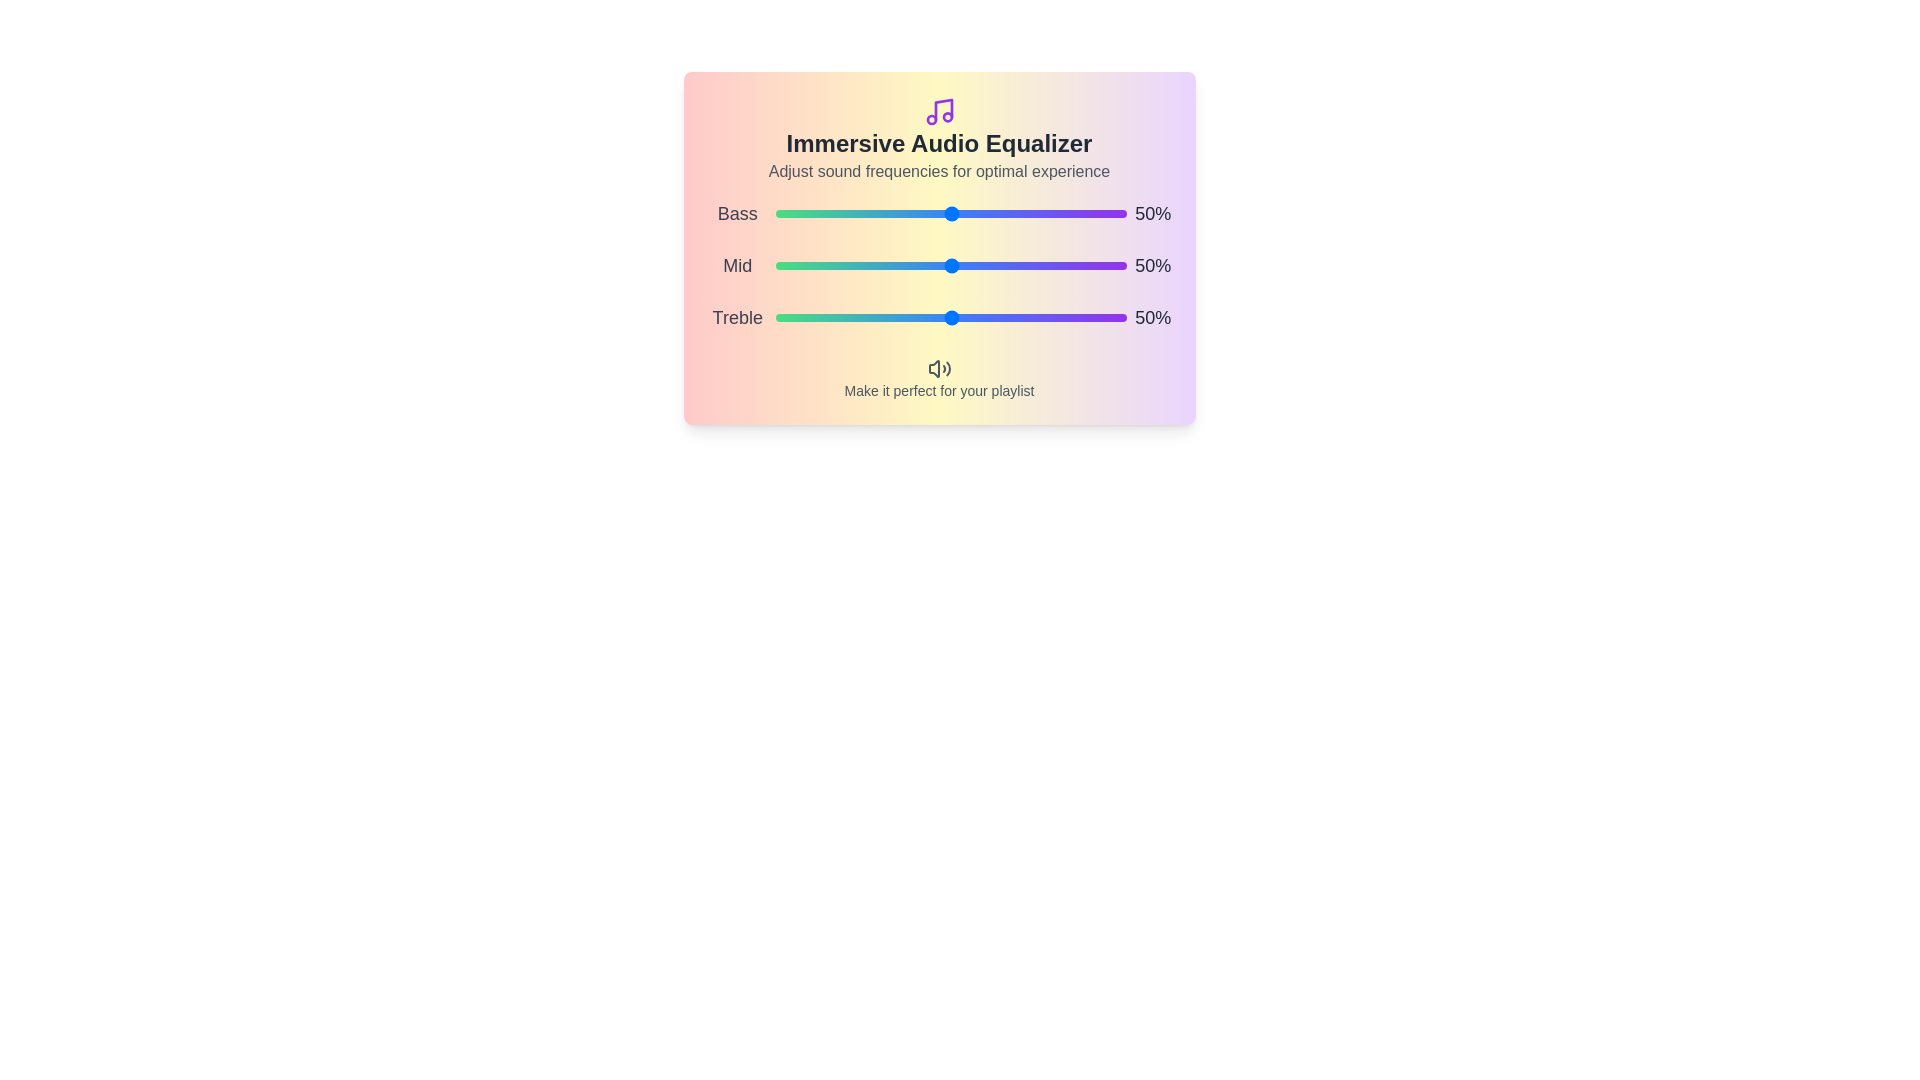 The height and width of the screenshot is (1080, 1920). What do you see at coordinates (1125, 265) in the screenshot?
I see `the 1 slider to 99%` at bounding box center [1125, 265].